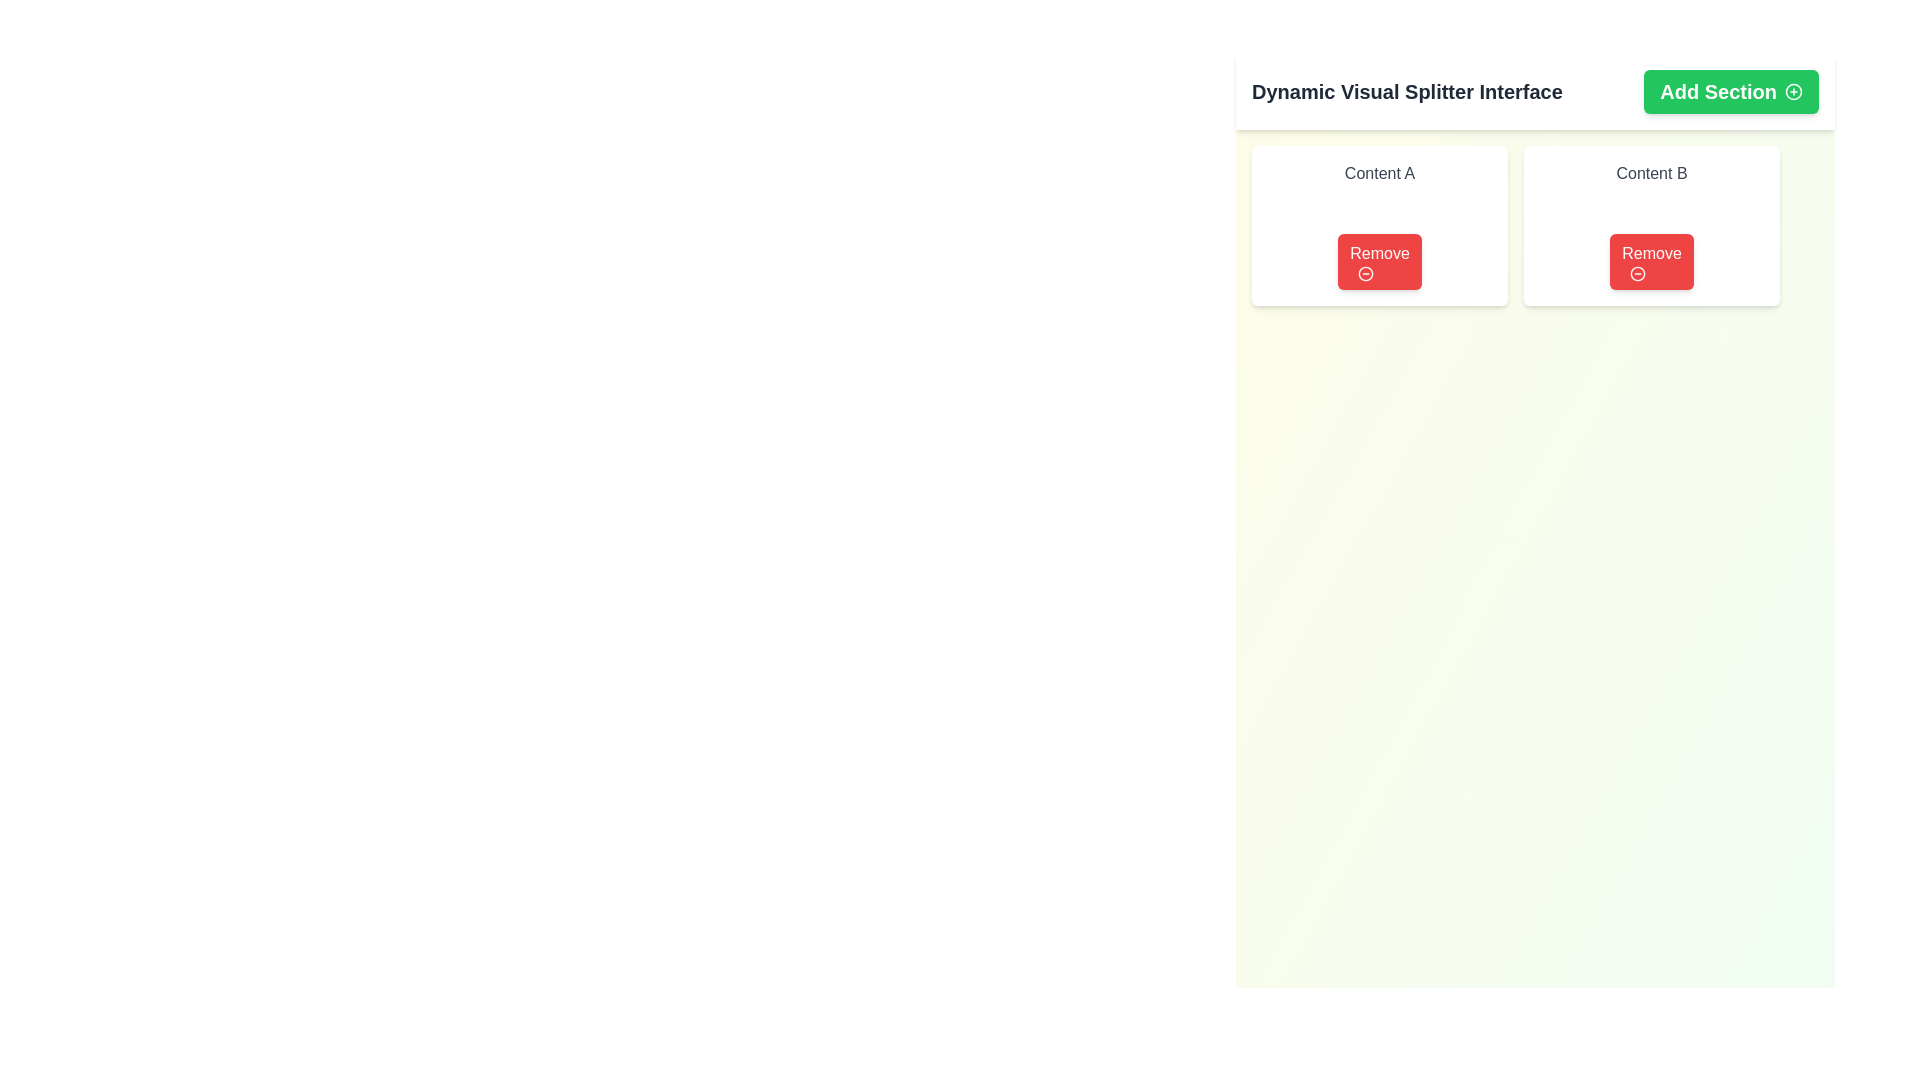  What do you see at coordinates (1651, 225) in the screenshot?
I see `the 'Remove' button at the bottom center of the card labeled 'Content B' to initiate a removal action` at bounding box center [1651, 225].